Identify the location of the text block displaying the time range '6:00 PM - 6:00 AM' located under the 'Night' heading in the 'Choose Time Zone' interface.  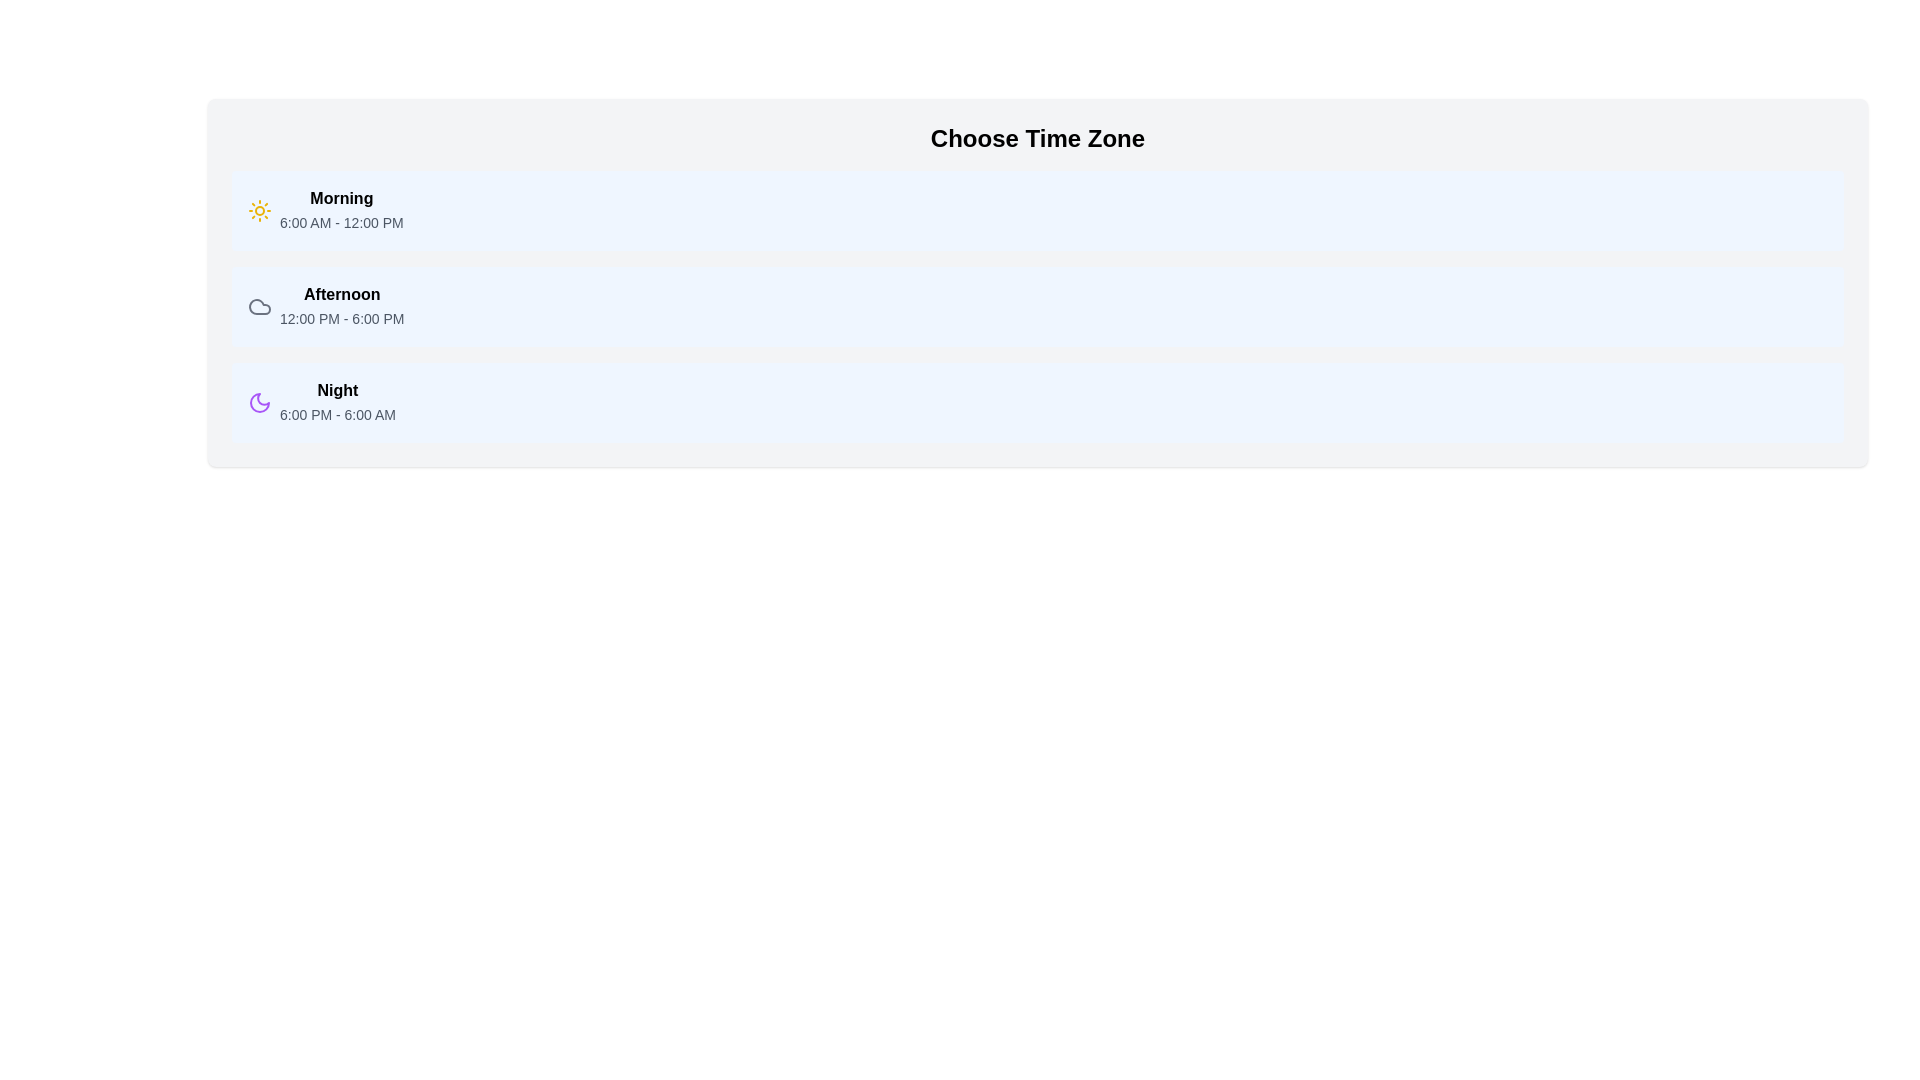
(337, 414).